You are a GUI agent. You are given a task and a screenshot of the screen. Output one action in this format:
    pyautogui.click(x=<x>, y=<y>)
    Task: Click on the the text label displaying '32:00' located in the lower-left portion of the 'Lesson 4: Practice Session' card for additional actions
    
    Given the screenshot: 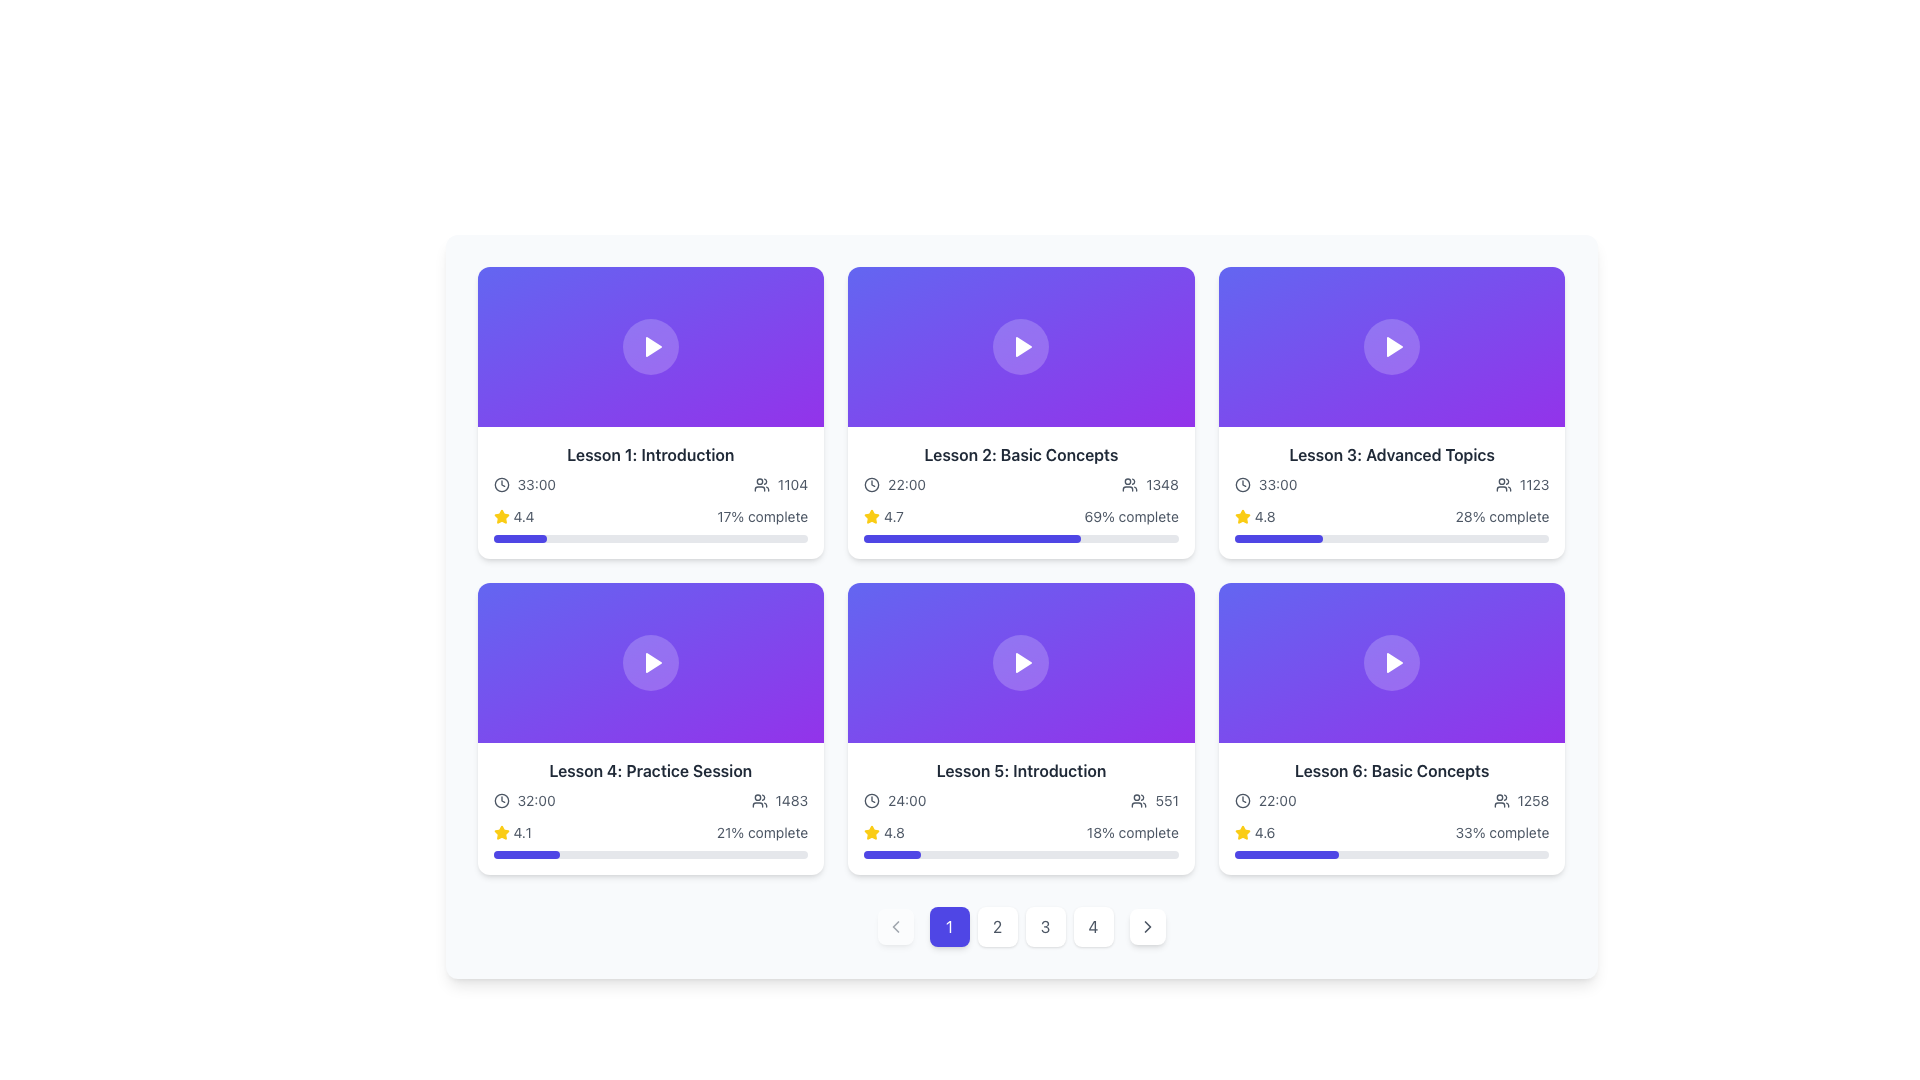 What is the action you would take?
    pyautogui.click(x=536, y=800)
    